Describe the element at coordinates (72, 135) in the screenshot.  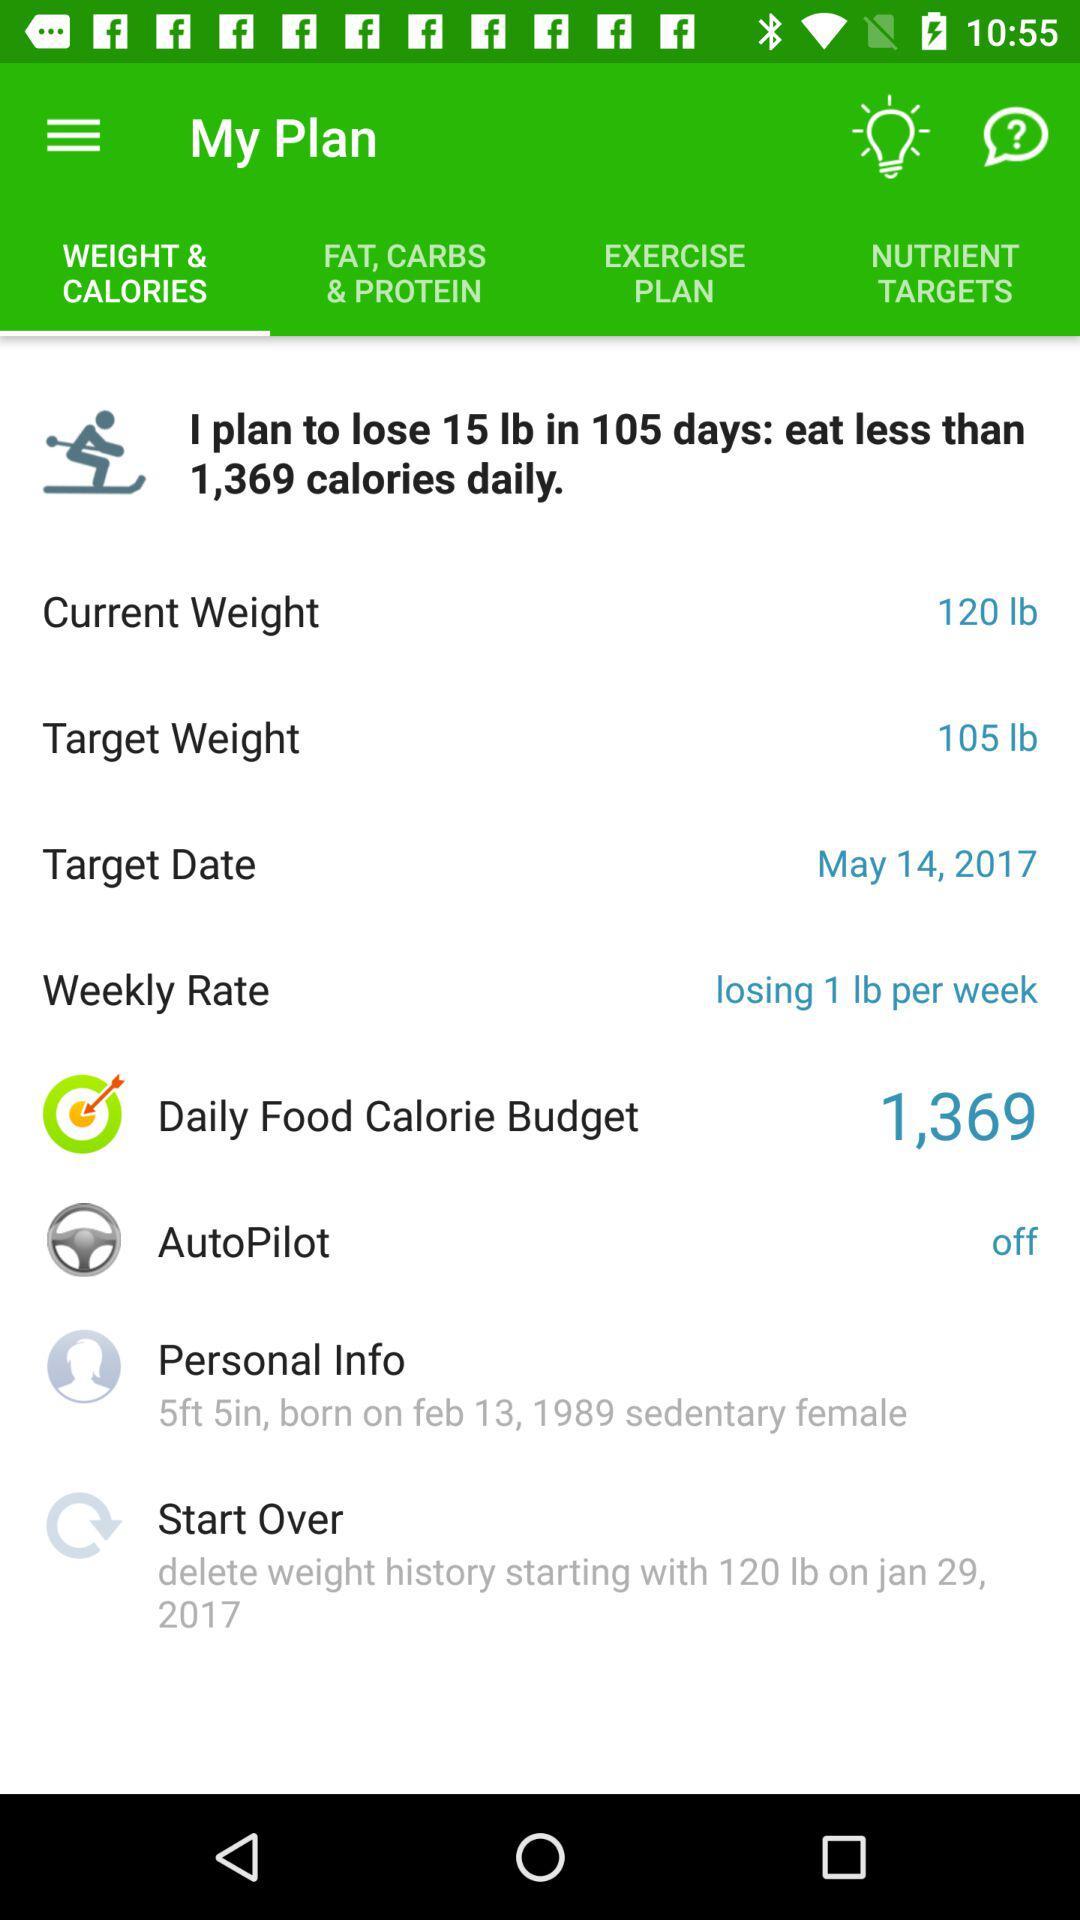
I see `item to the left of my plan` at that location.